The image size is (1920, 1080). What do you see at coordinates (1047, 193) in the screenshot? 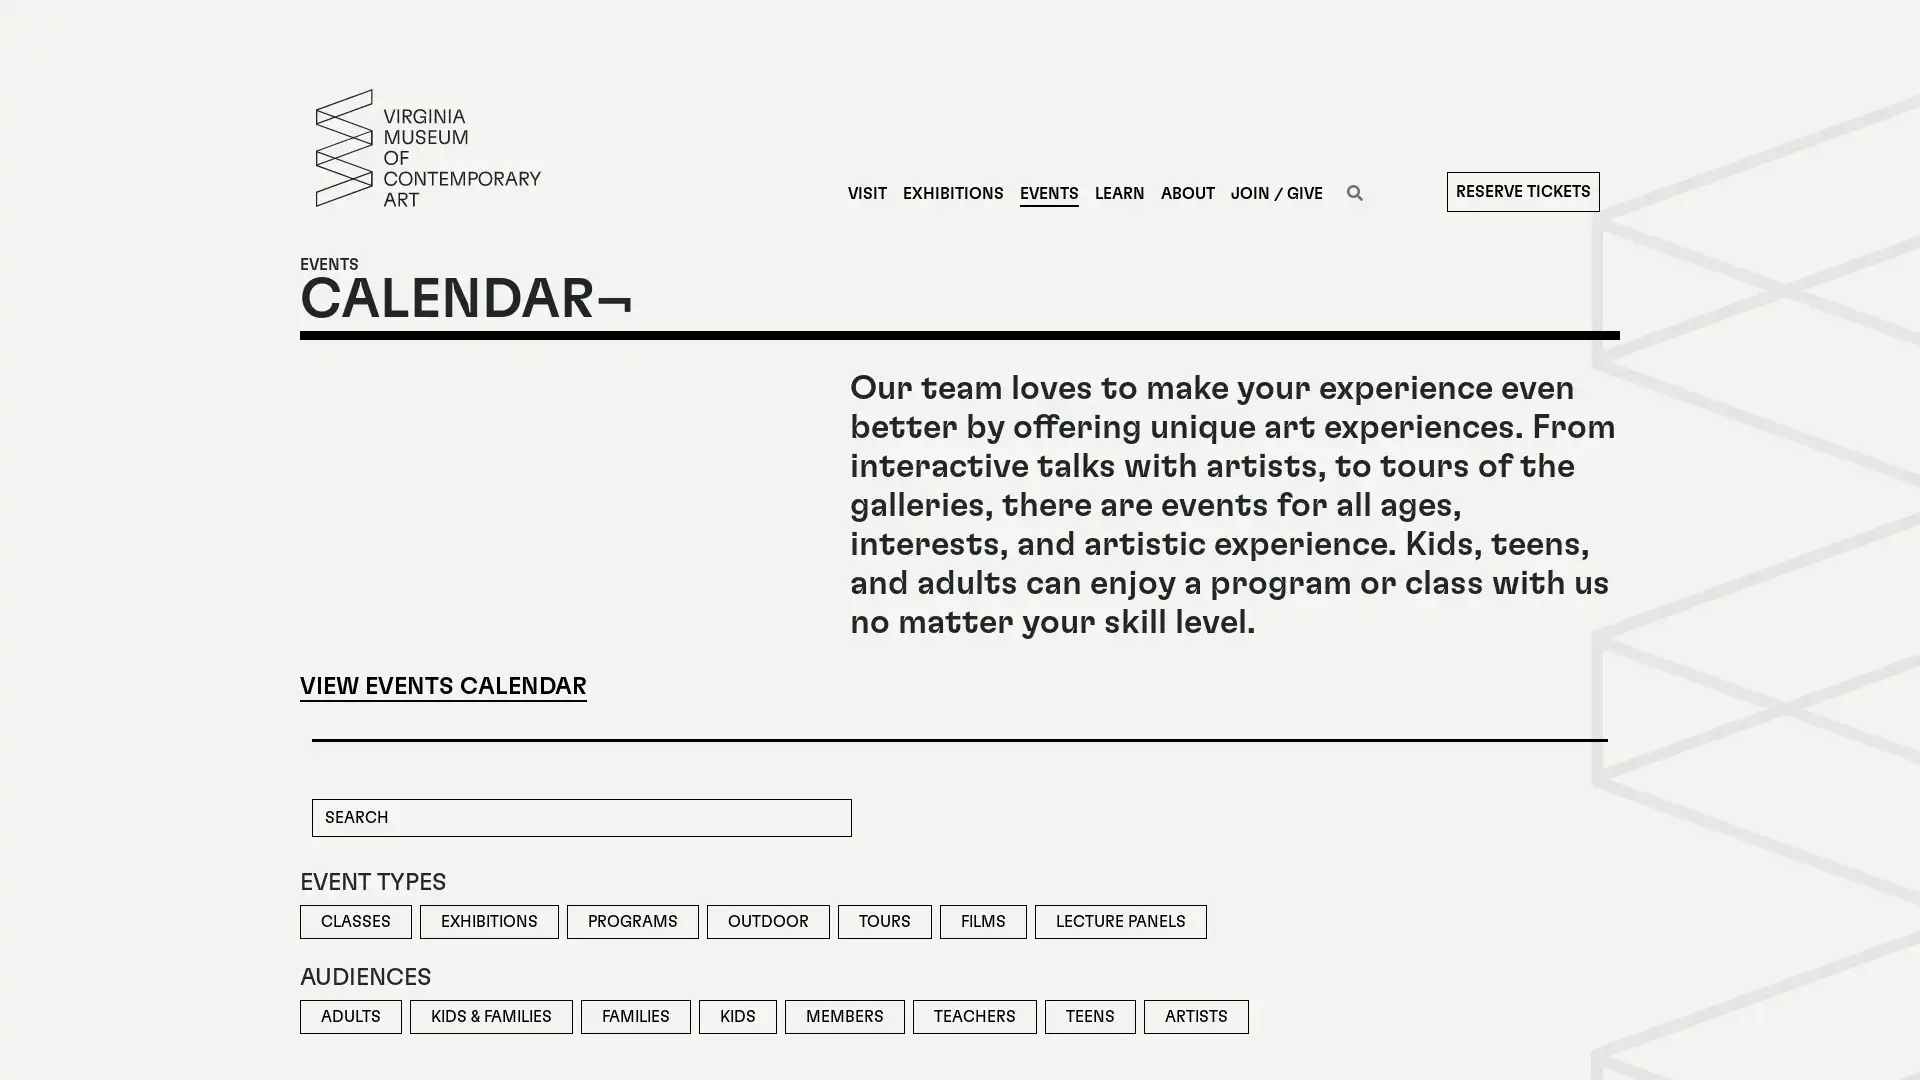
I see `EVENTS` at bounding box center [1047, 193].